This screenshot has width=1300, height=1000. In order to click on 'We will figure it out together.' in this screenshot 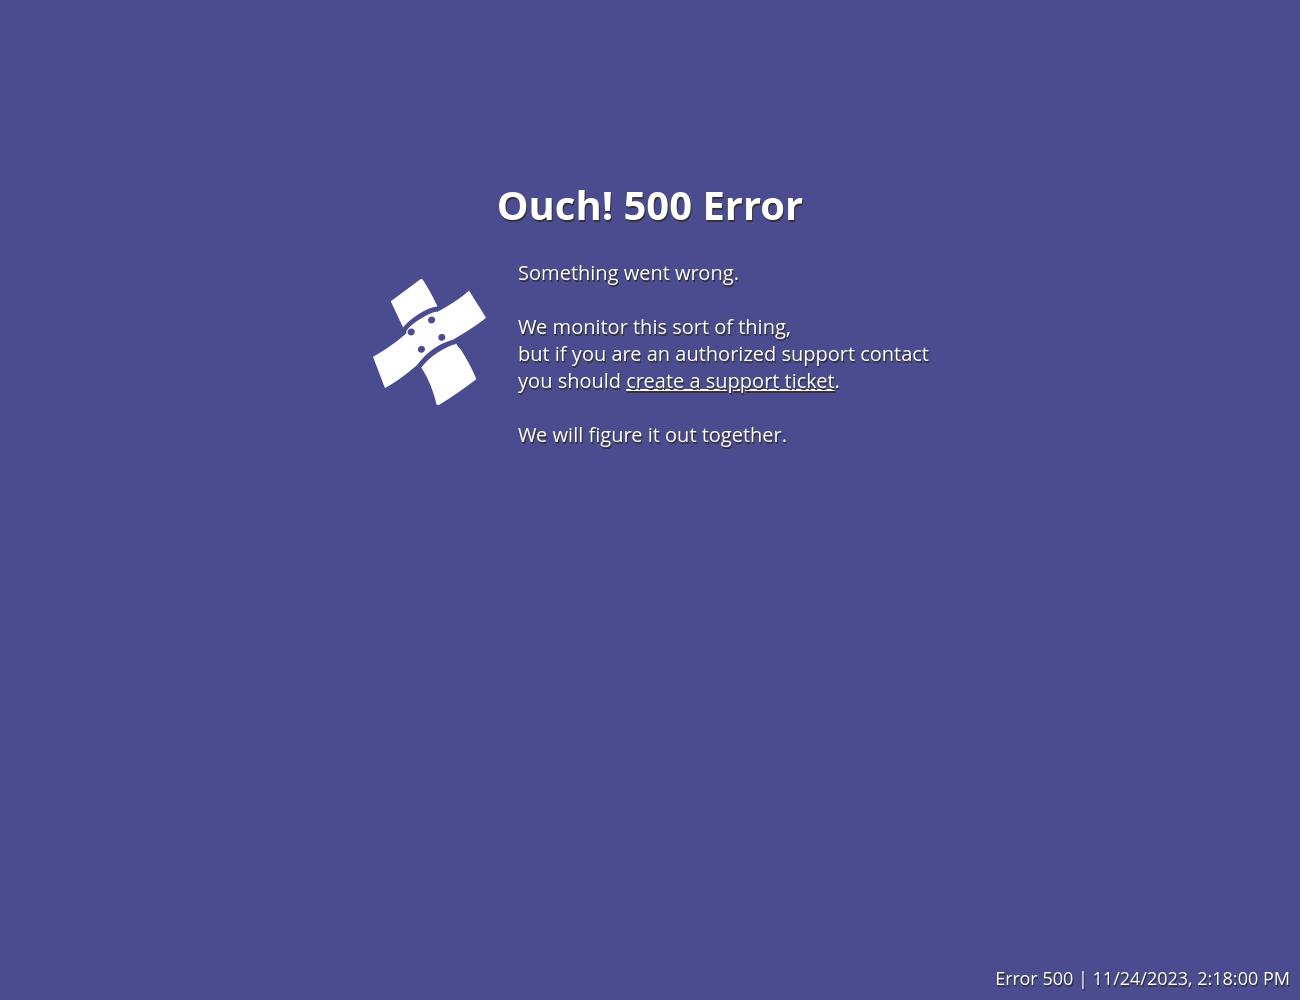, I will do `click(651, 433)`.